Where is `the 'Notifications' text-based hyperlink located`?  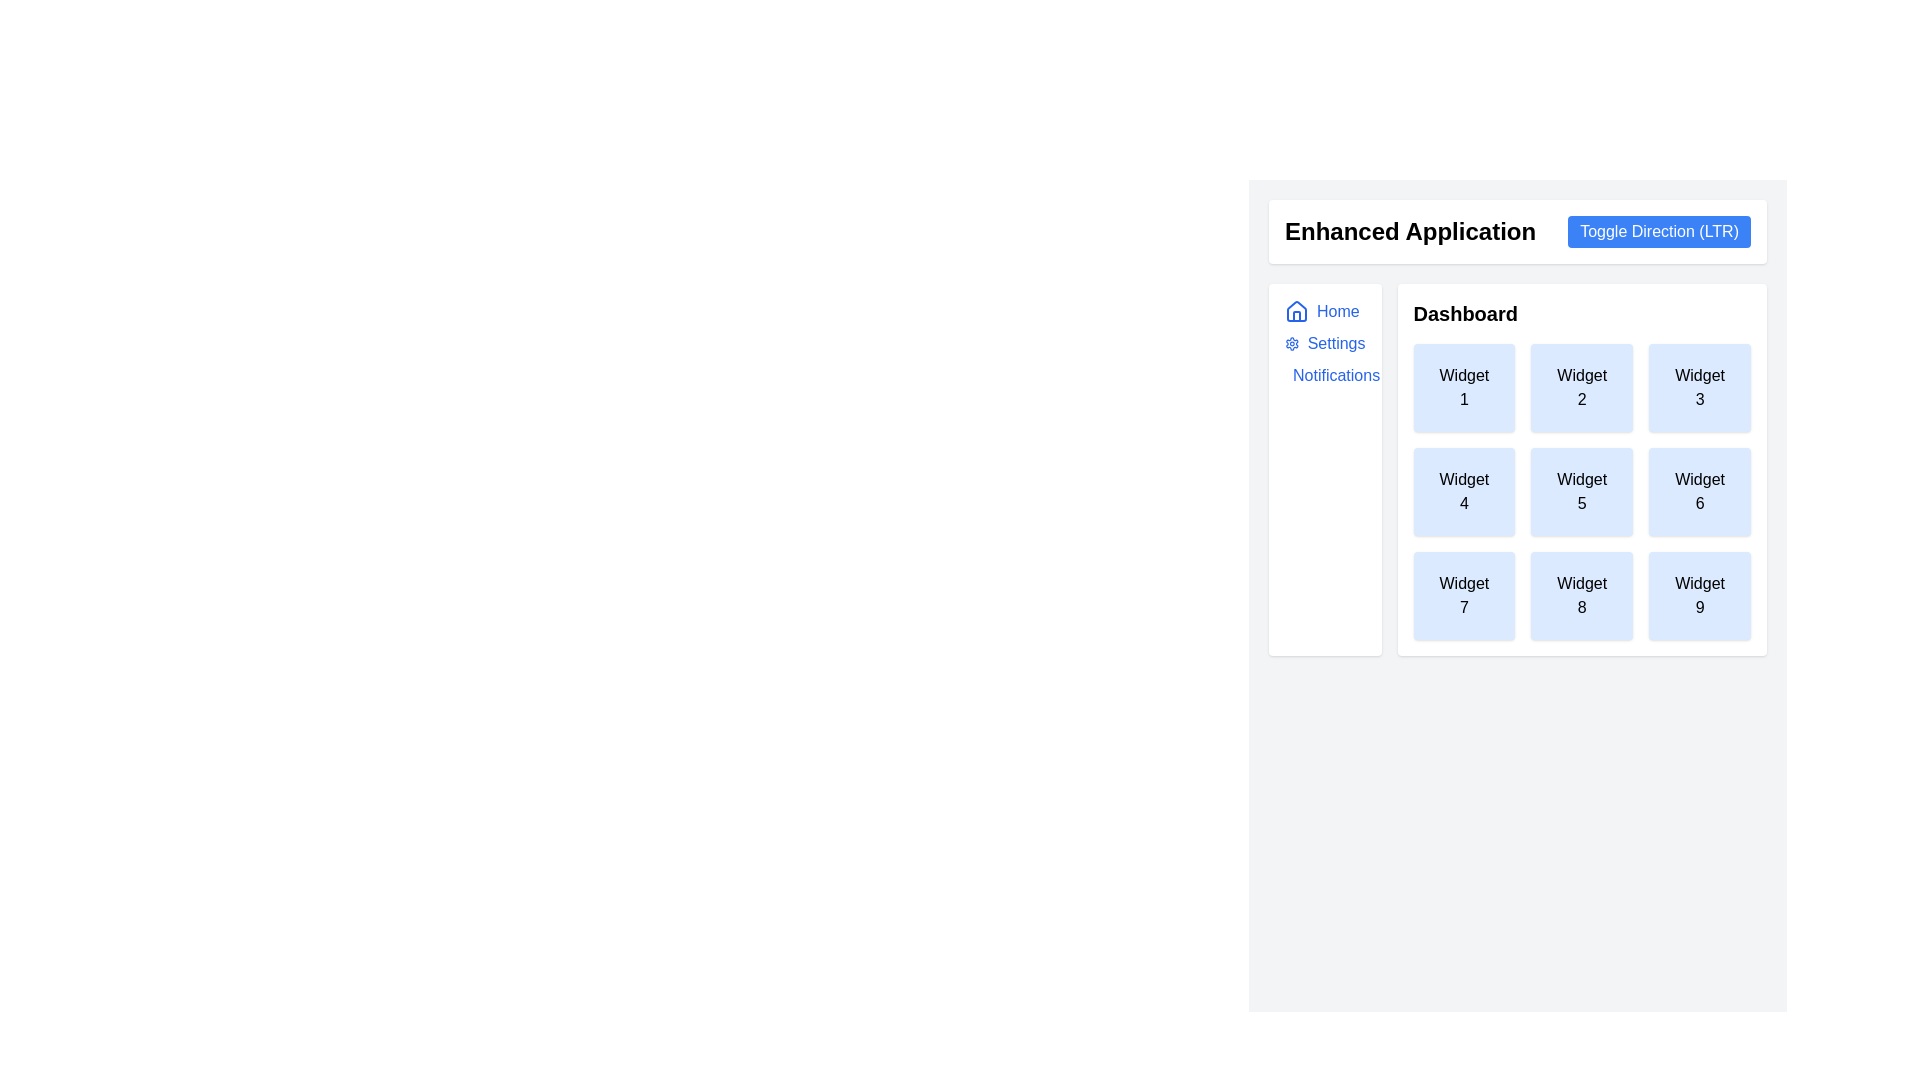
the 'Notifications' text-based hyperlink located is located at coordinates (1335, 375).